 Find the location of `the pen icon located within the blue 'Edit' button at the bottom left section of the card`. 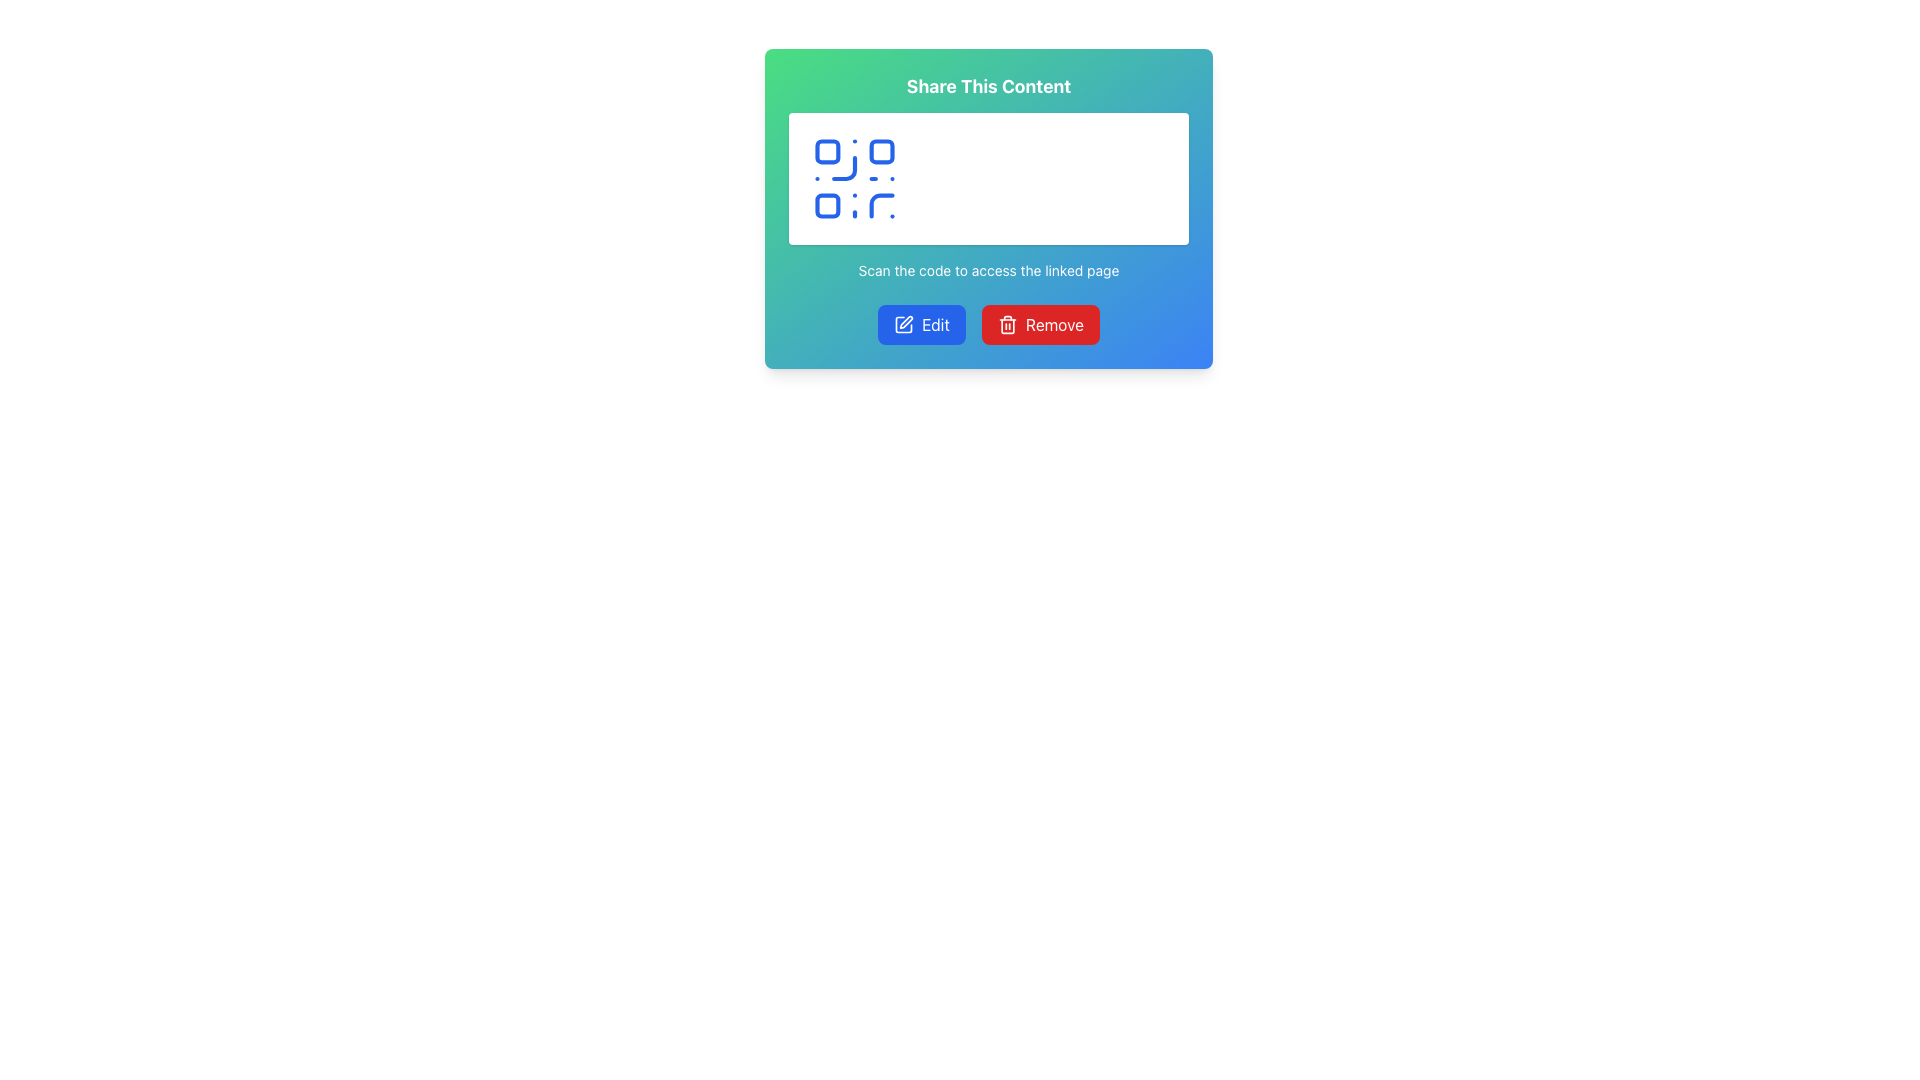

the pen icon located within the blue 'Edit' button at the bottom left section of the card is located at coordinates (902, 323).